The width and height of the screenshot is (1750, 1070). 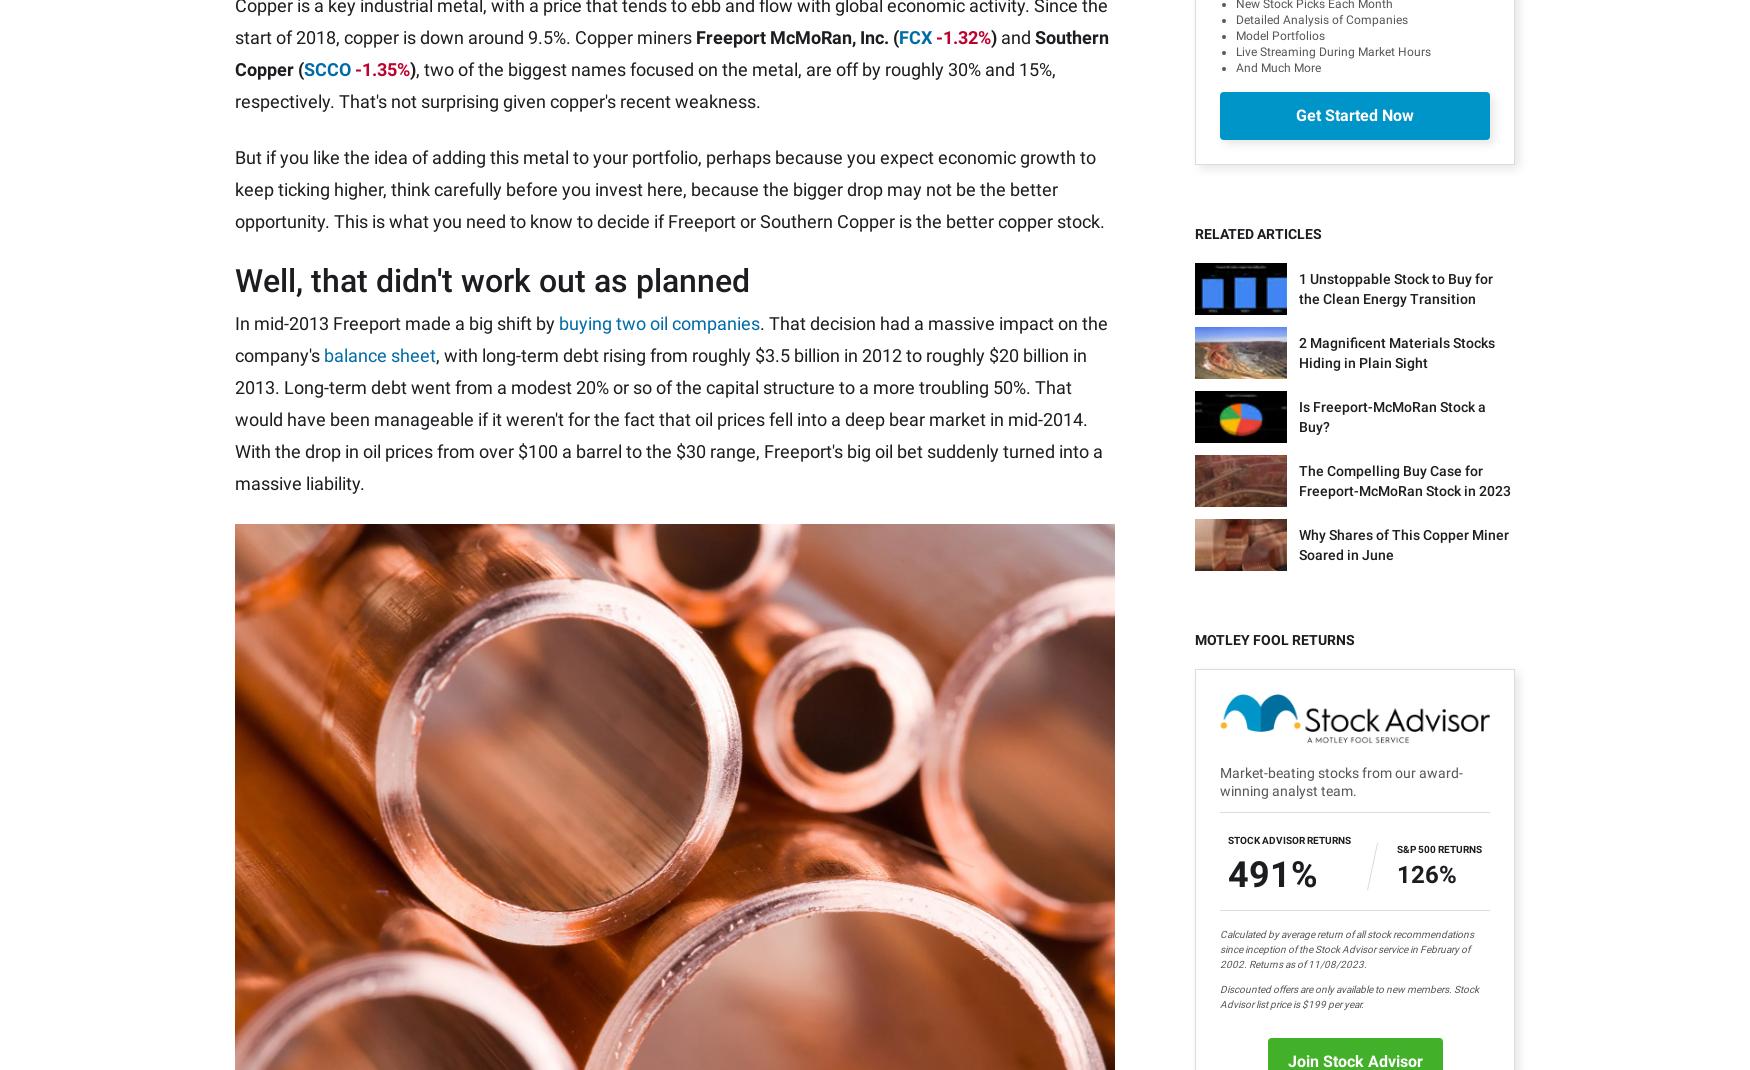 What do you see at coordinates (923, 1034) in the screenshot?
I see `'Copyright, Trademark and Patent Information'` at bounding box center [923, 1034].